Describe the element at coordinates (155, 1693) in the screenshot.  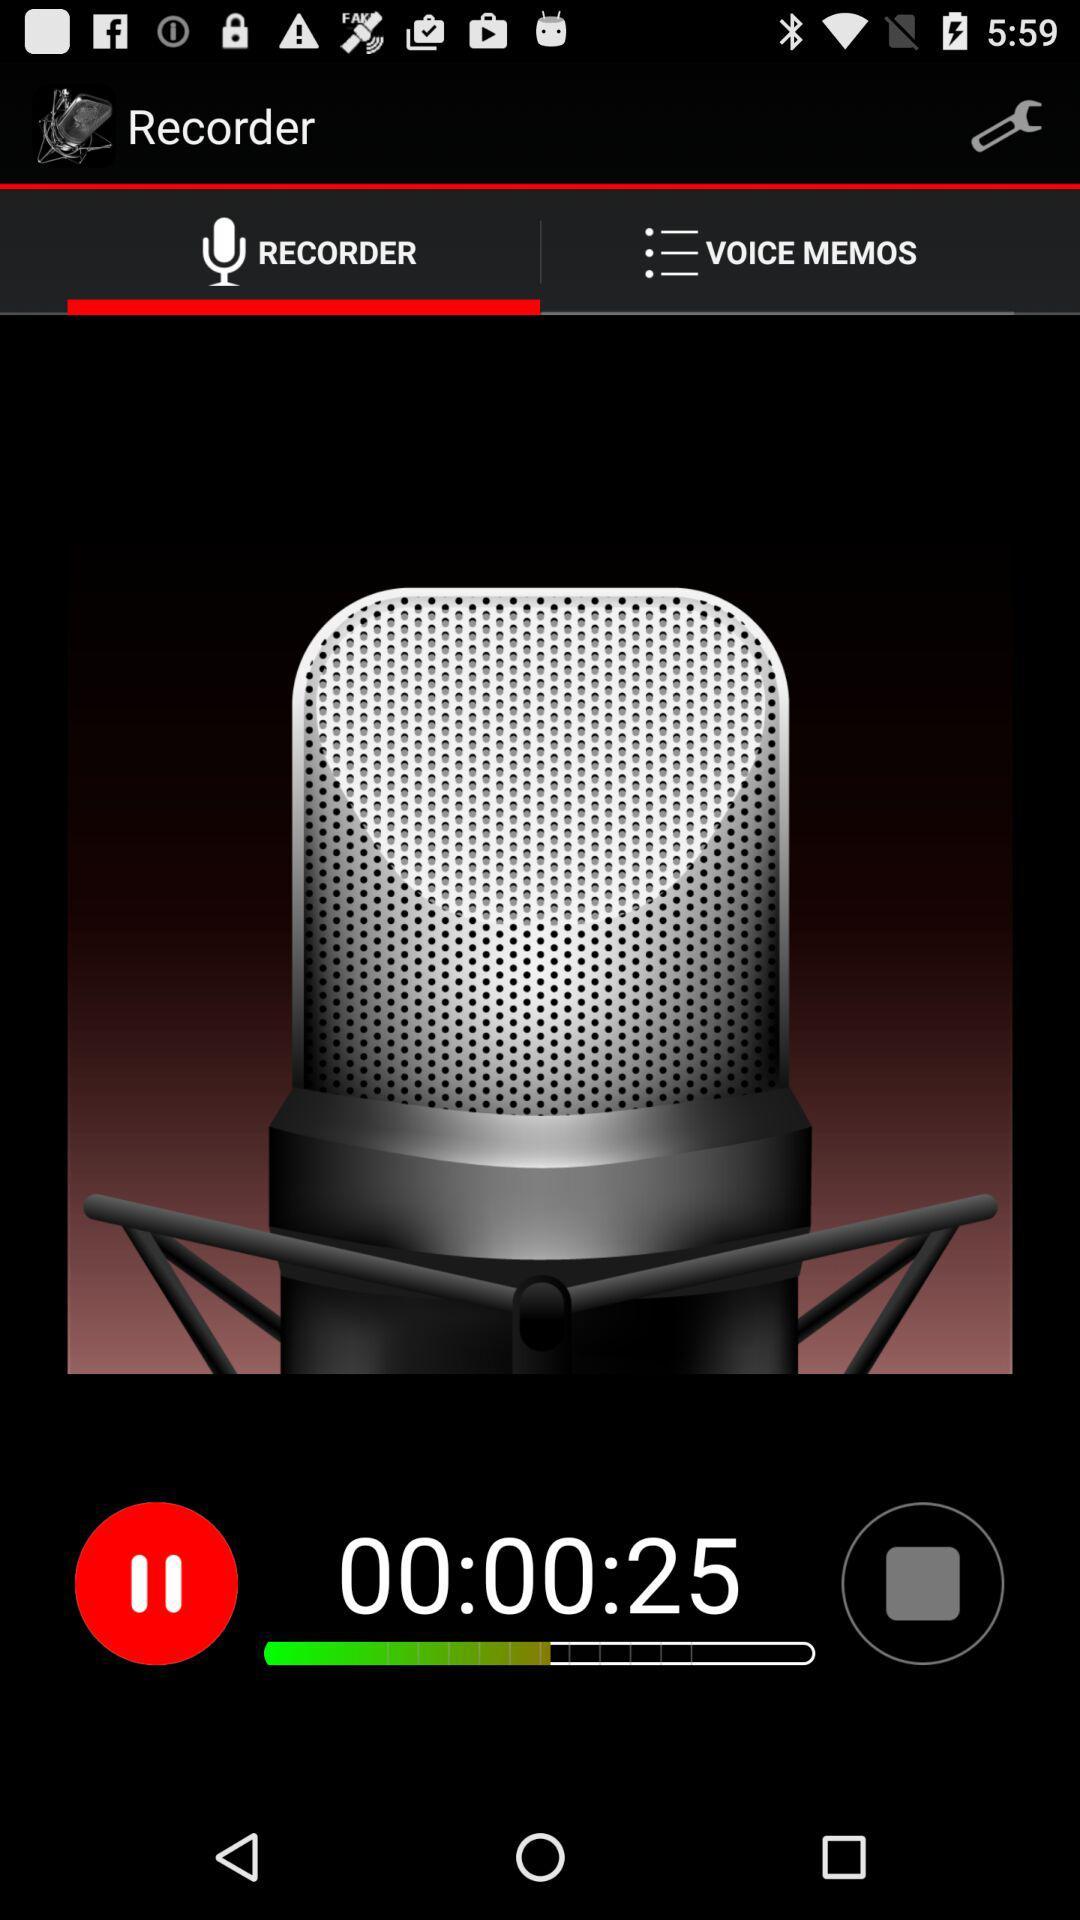
I see `the pause icon` at that location.